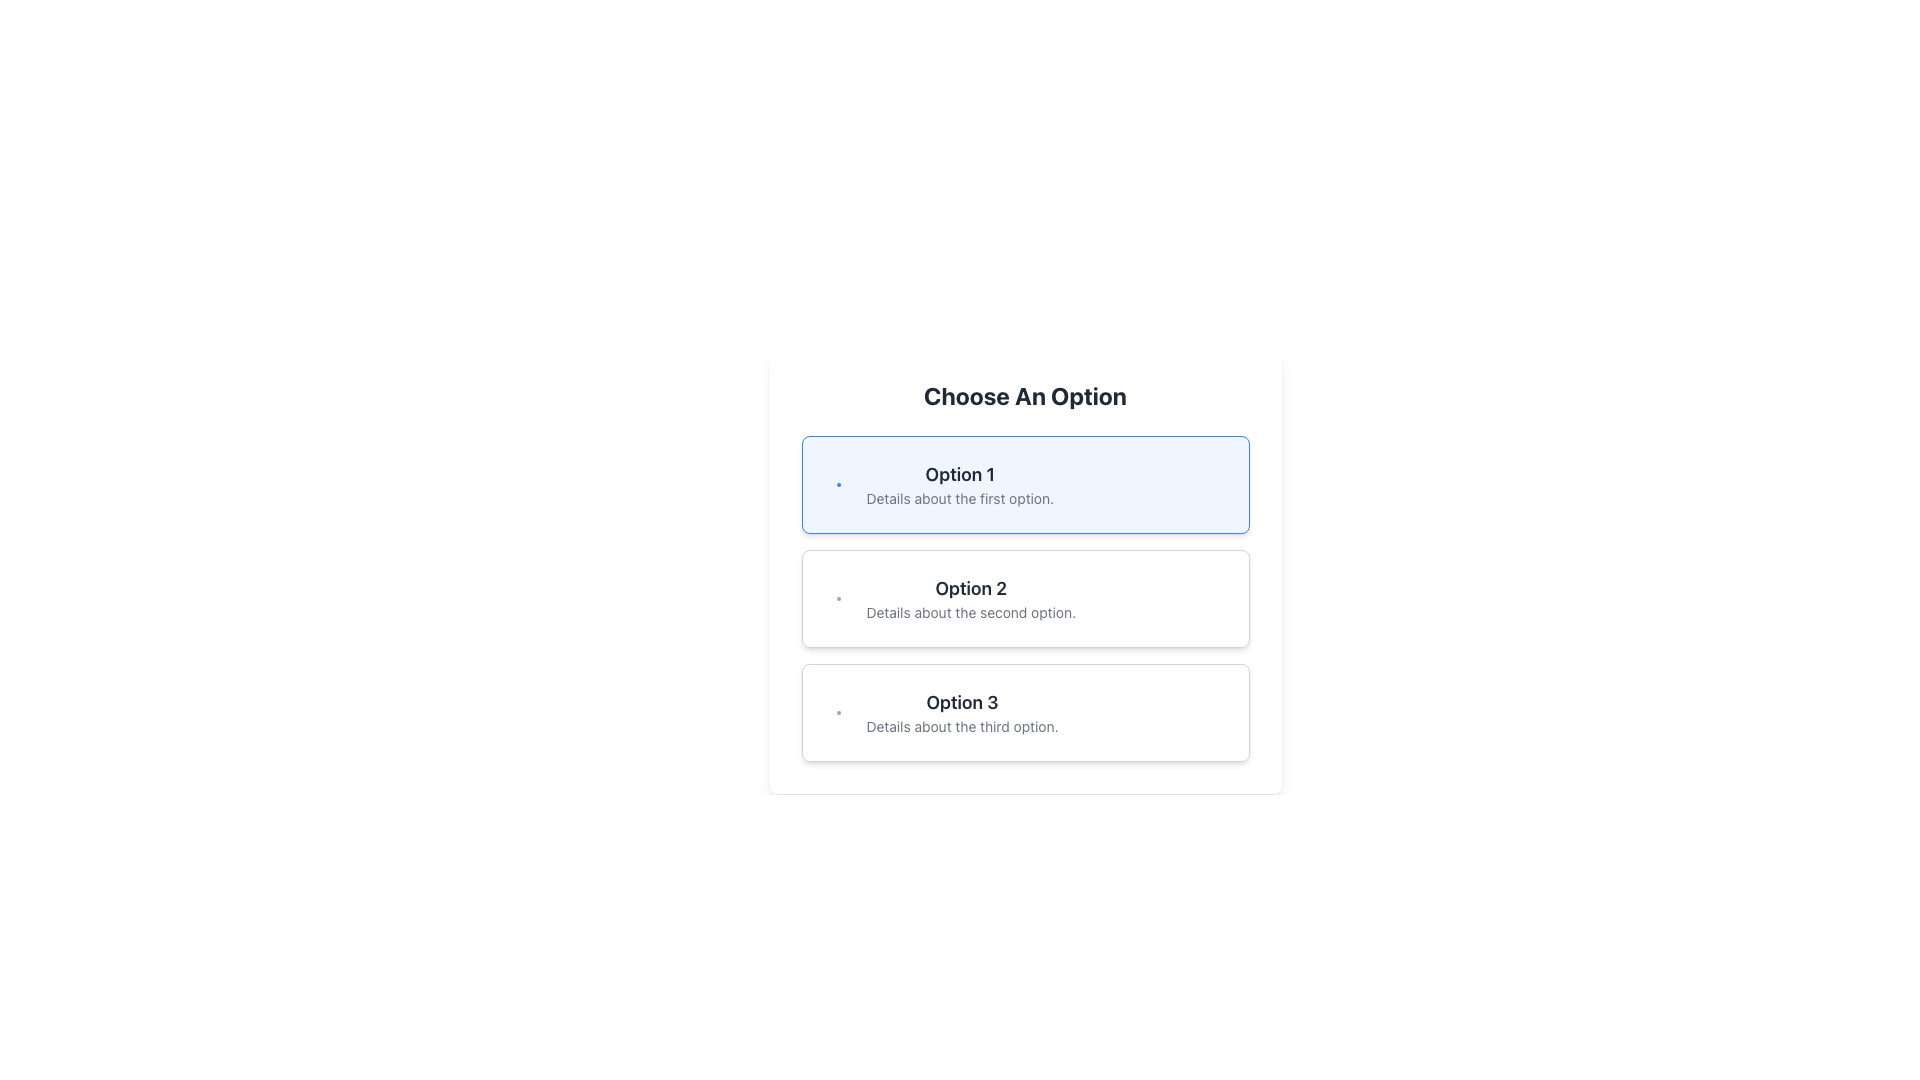 Image resolution: width=1920 pixels, height=1080 pixels. I want to click on the 'Option 2' button, which is the middle option in a vertically-aligned list of three interactive options, so click(1025, 597).